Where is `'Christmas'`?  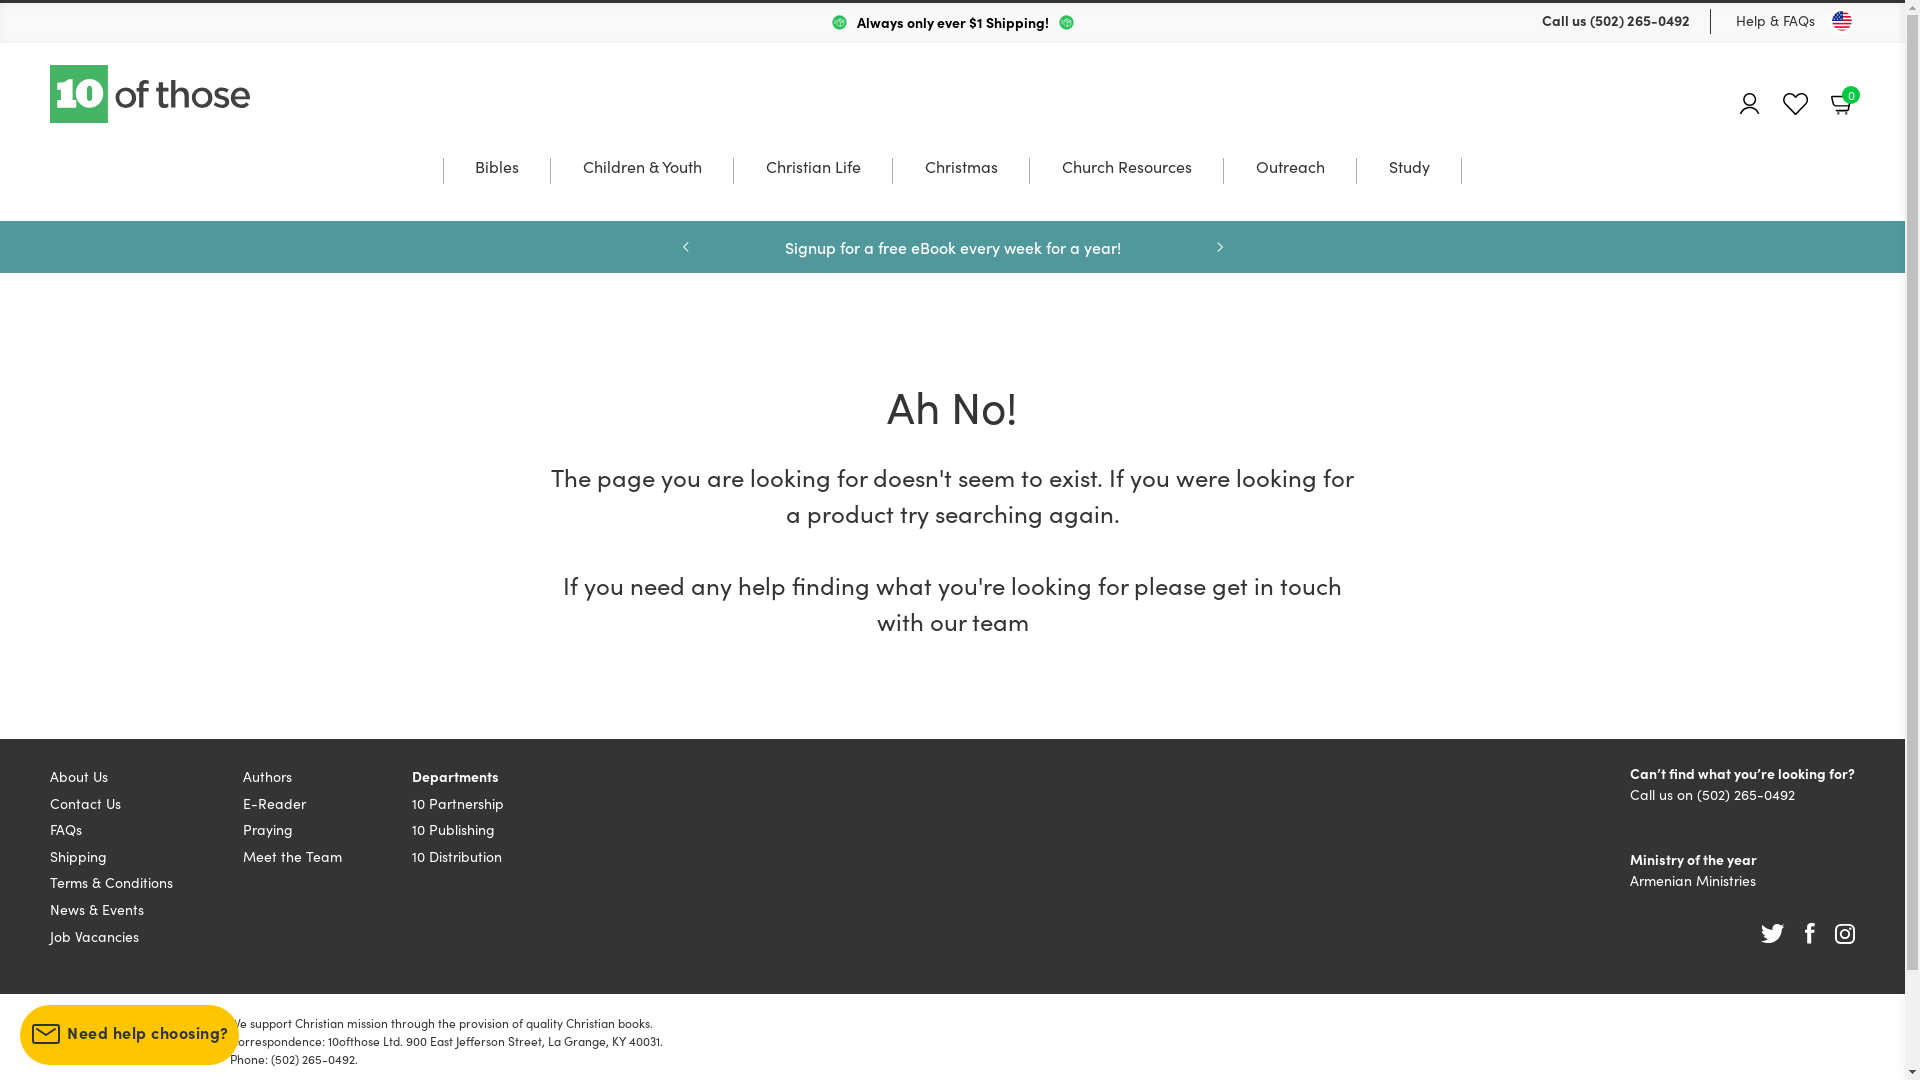 'Christmas' is located at coordinates (961, 185).